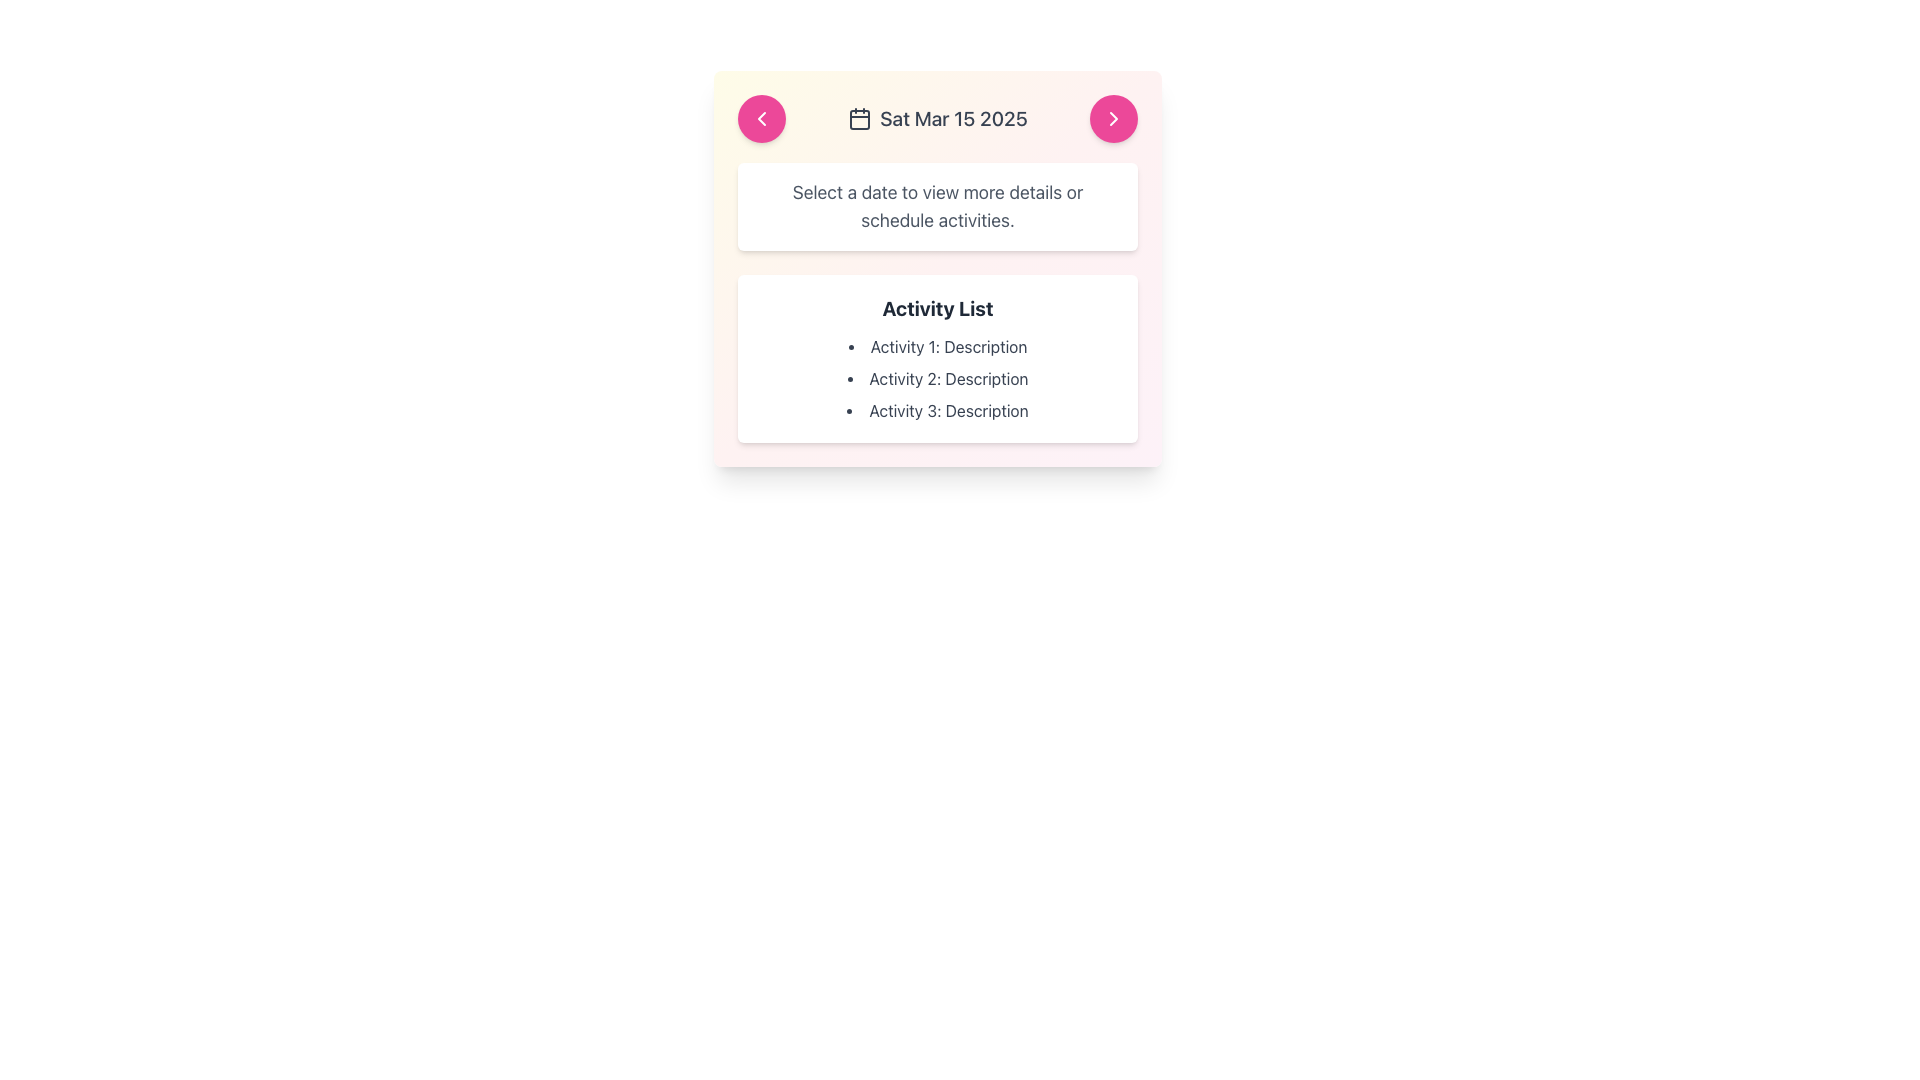 This screenshot has height=1080, width=1920. Describe the element at coordinates (860, 119) in the screenshot. I see `the decorative graphic within the calendar icon, which visually represents the date selection feature located at the top-center of the interface` at that location.